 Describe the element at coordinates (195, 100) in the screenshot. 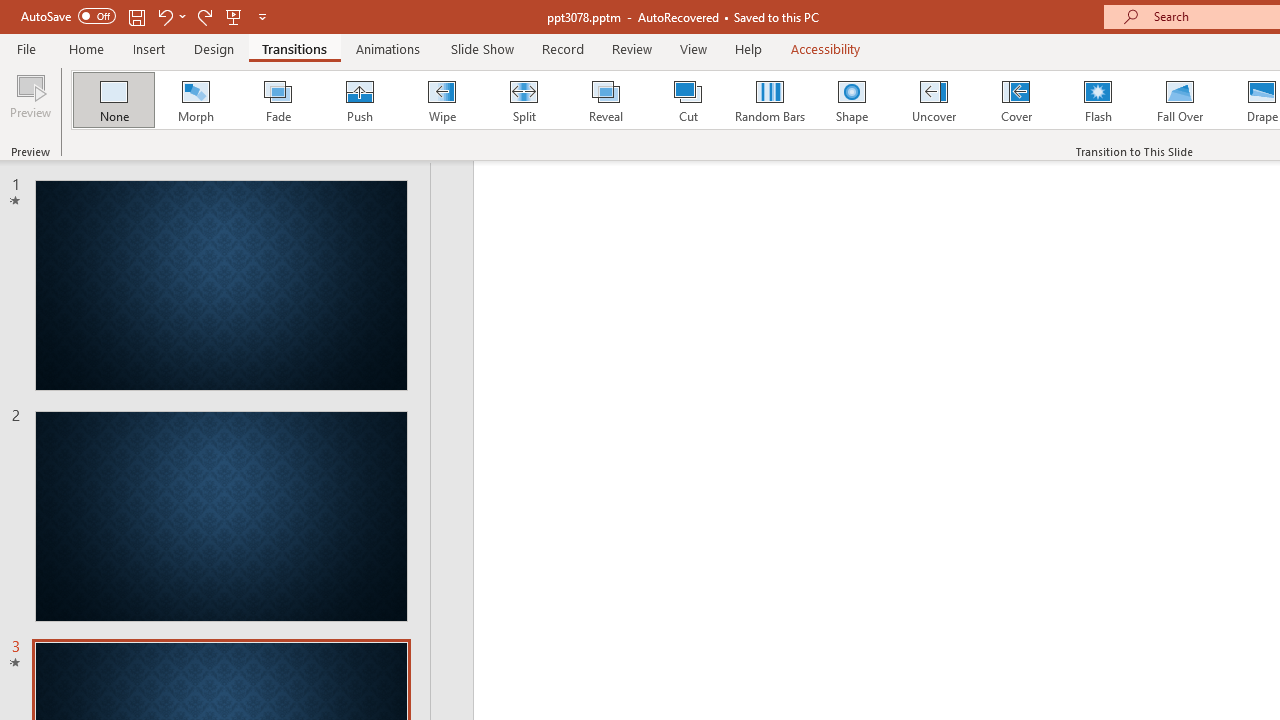

I see `'Morph'` at that location.